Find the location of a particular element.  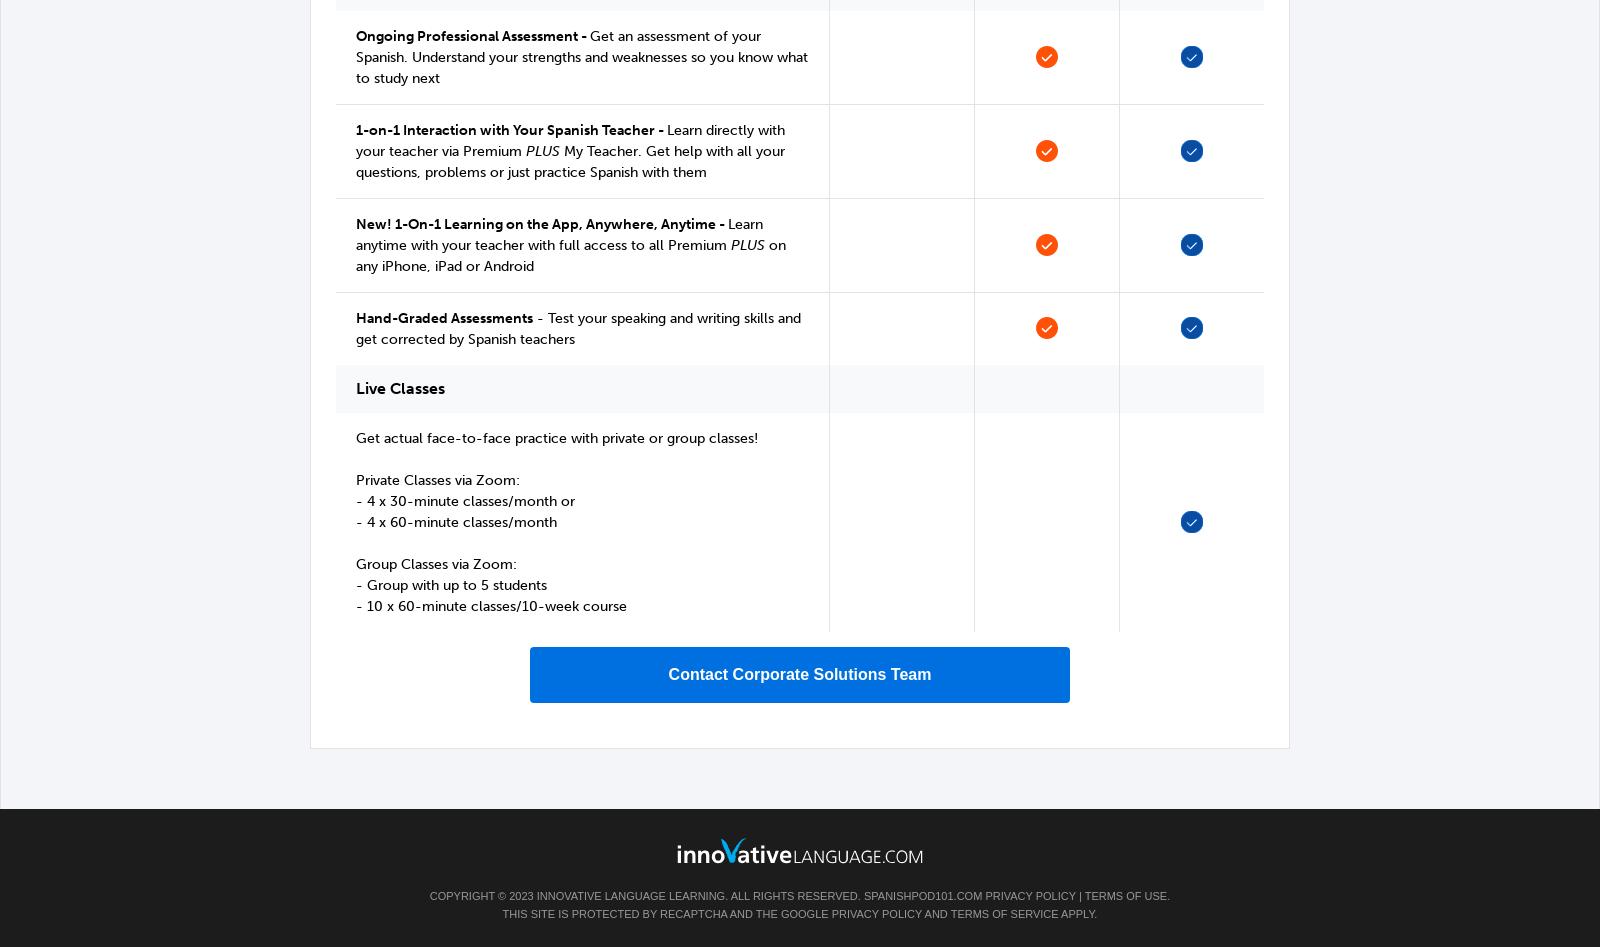

'- Test your speaking and writing skills and get corrected by Spanish  teachers' is located at coordinates (356, 327).